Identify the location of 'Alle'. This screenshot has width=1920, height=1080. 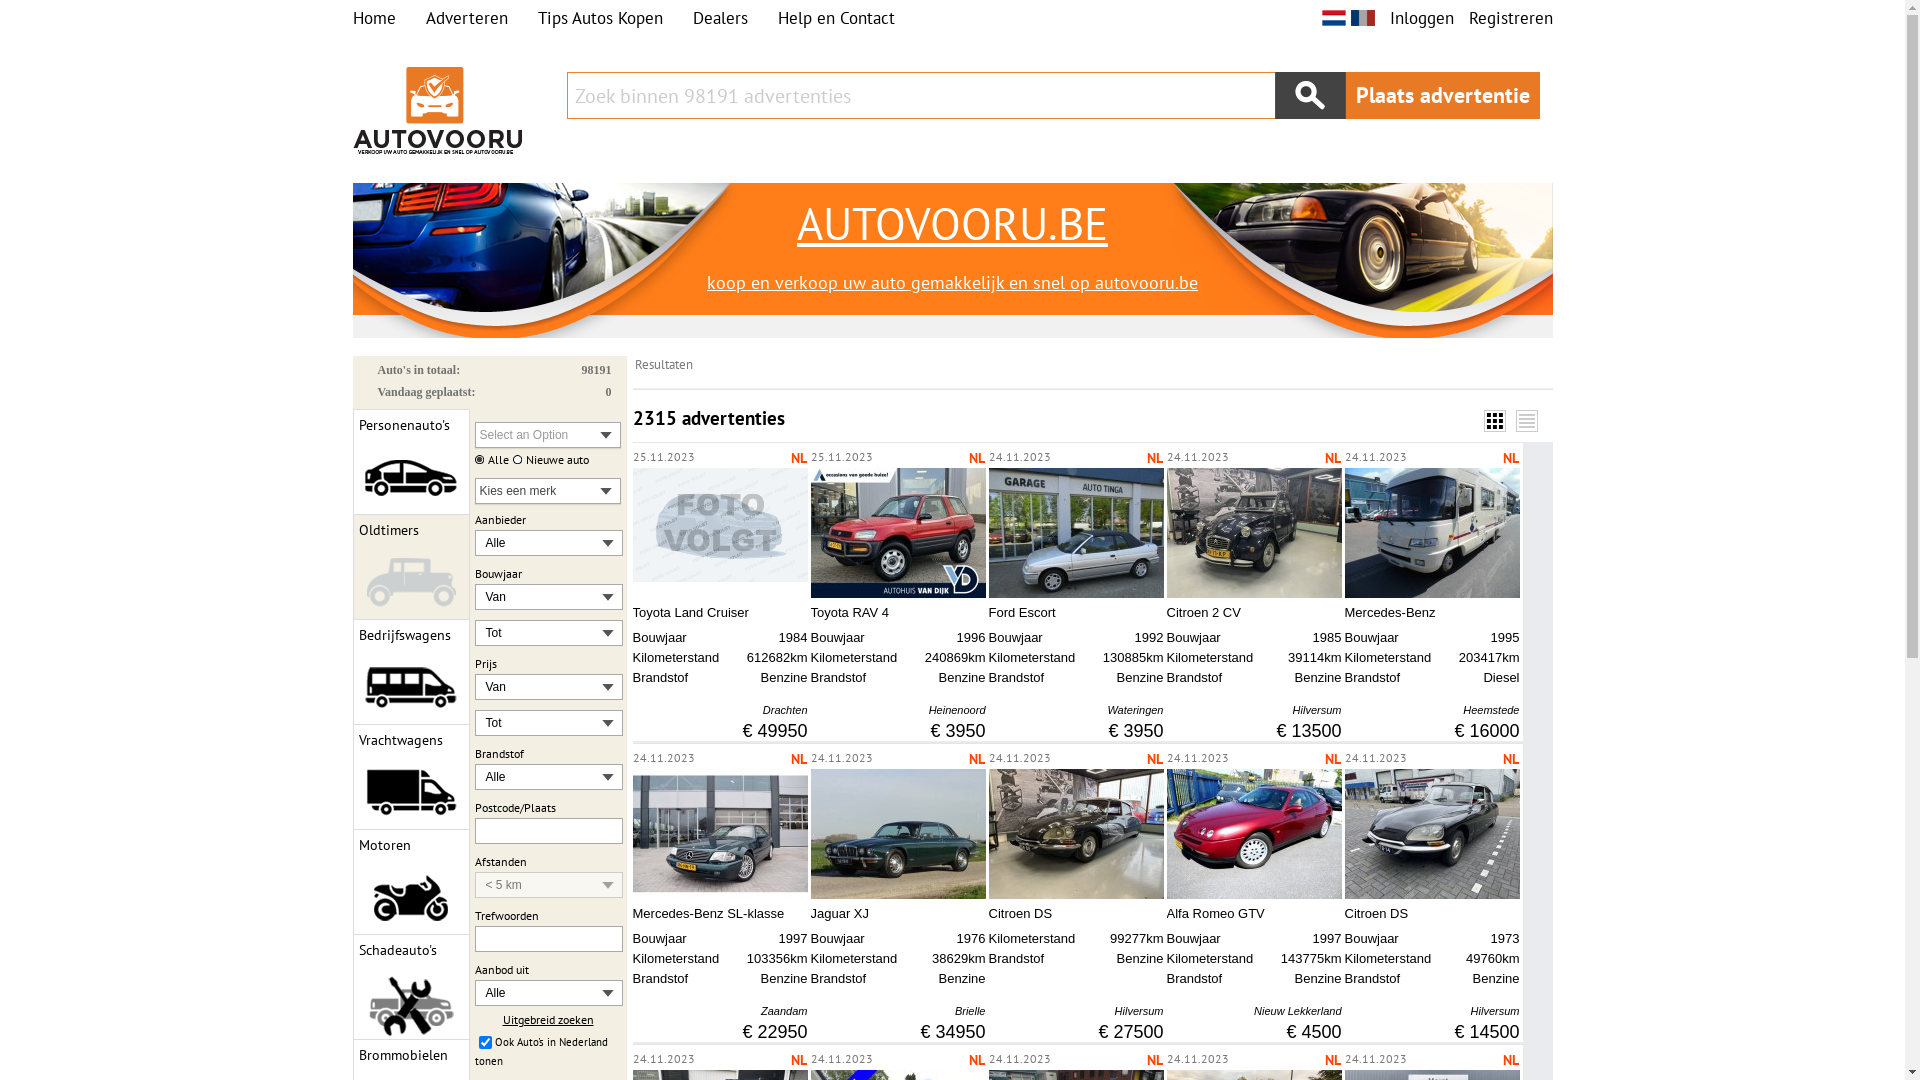
(534, 992).